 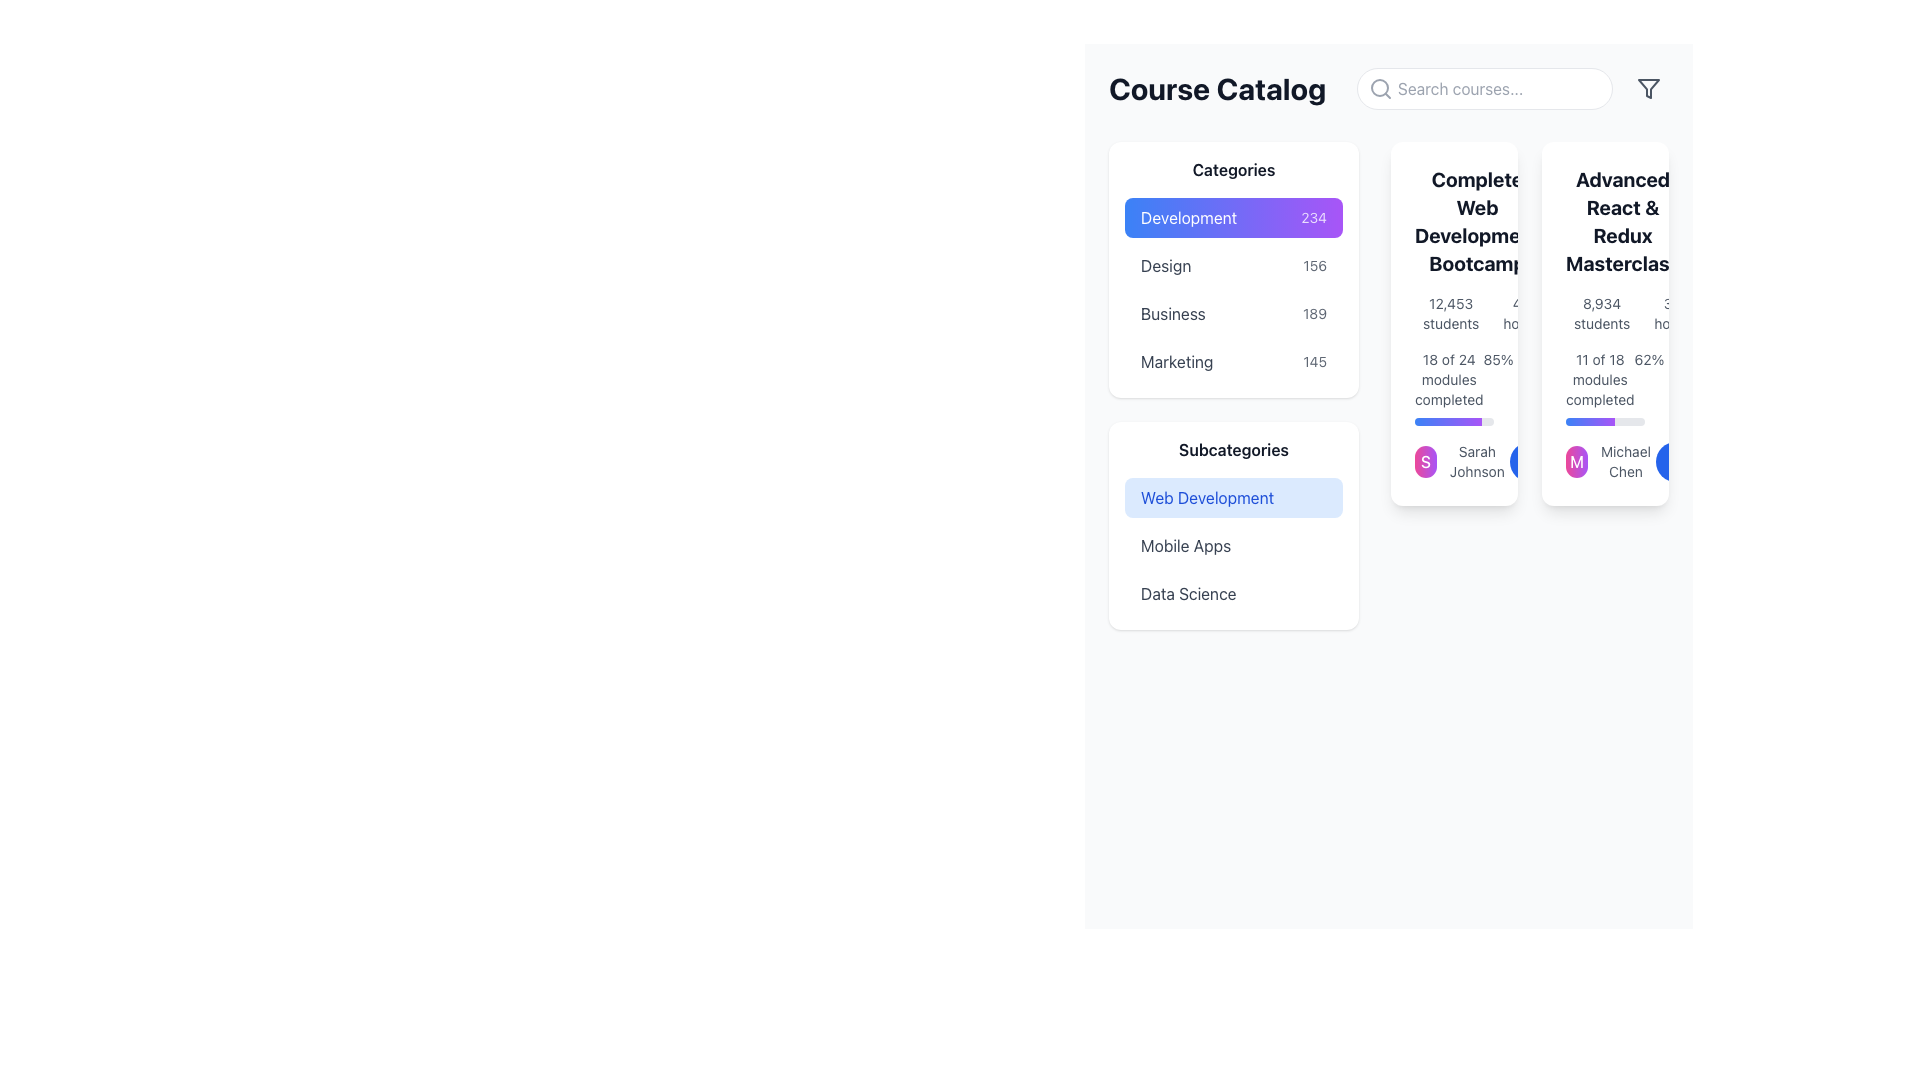 What do you see at coordinates (1454, 222) in the screenshot?
I see `the text label that says 'Complete Web Development Bootcamp', which is positioned at the top of the central card in the interface` at bounding box center [1454, 222].